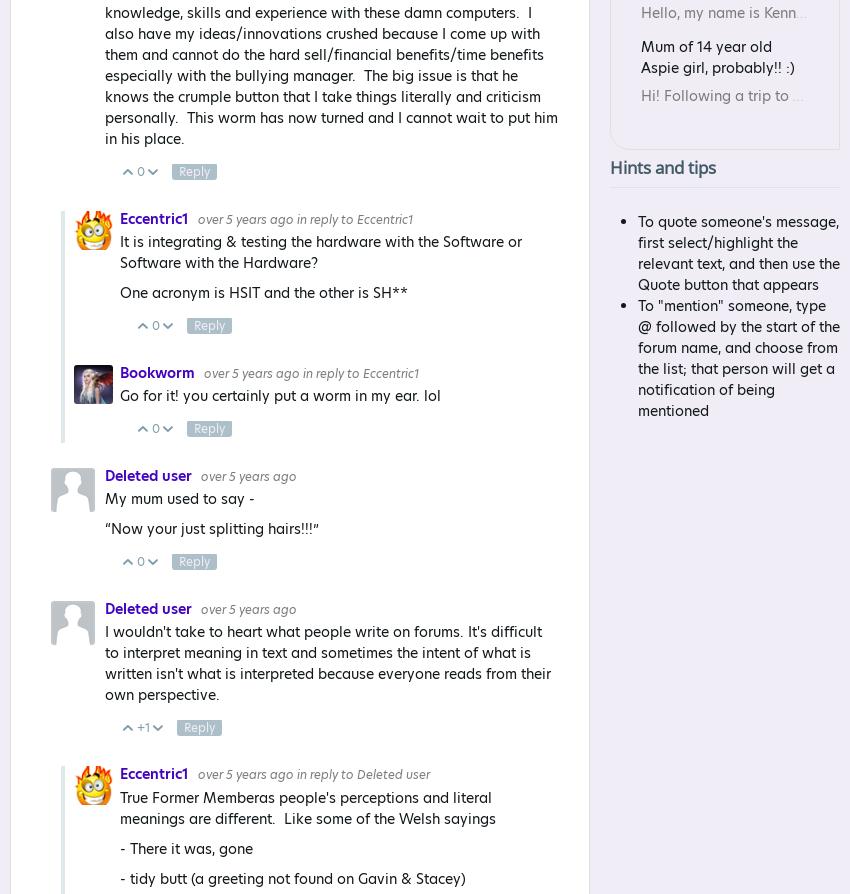 The image size is (850, 894). Describe the element at coordinates (185, 848) in the screenshot. I see `'- There it was, gone'` at that location.